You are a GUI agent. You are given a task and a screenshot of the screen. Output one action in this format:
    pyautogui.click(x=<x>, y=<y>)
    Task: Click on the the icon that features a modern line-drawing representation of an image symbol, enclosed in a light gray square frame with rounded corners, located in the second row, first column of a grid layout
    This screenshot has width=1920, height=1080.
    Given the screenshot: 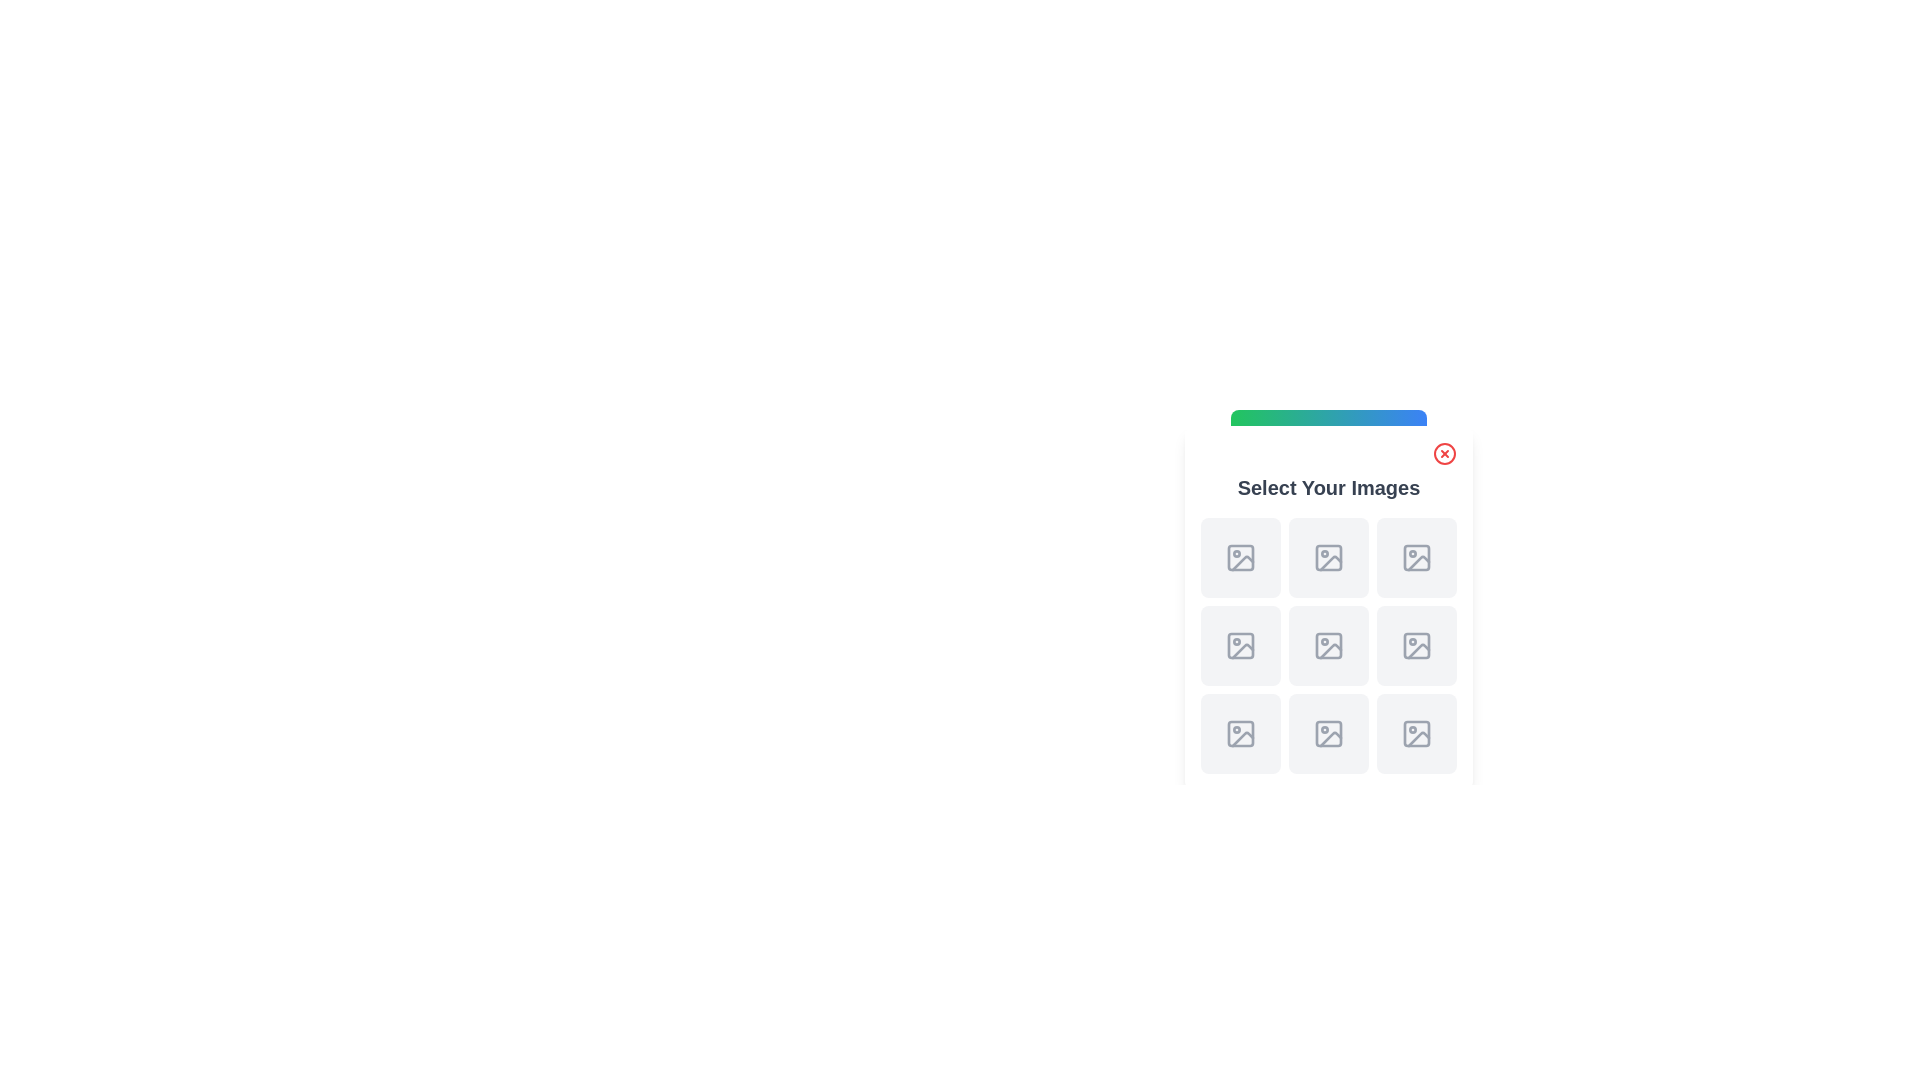 What is the action you would take?
    pyautogui.click(x=1329, y=558)
    